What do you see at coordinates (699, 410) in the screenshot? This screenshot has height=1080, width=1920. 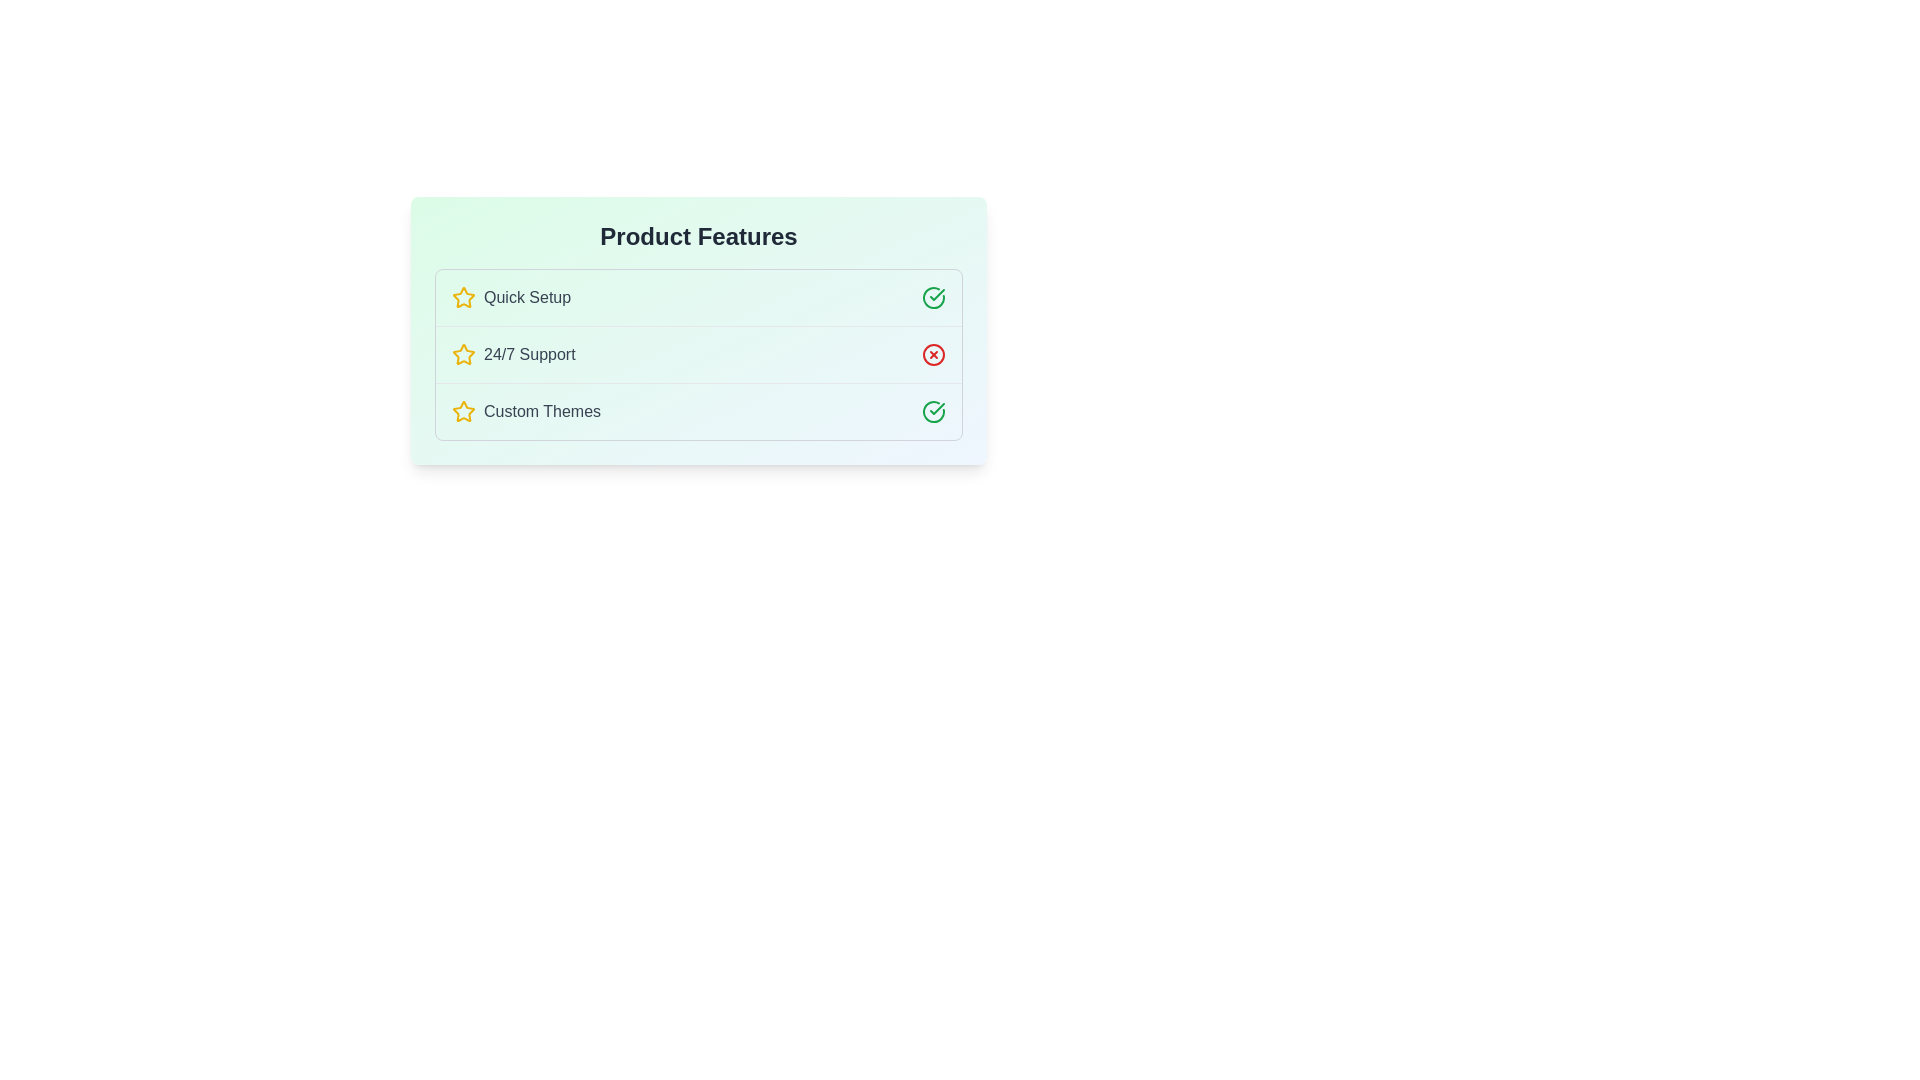 I see `the list item corresponding to Custom Themes` at bounding box center [699, 410].